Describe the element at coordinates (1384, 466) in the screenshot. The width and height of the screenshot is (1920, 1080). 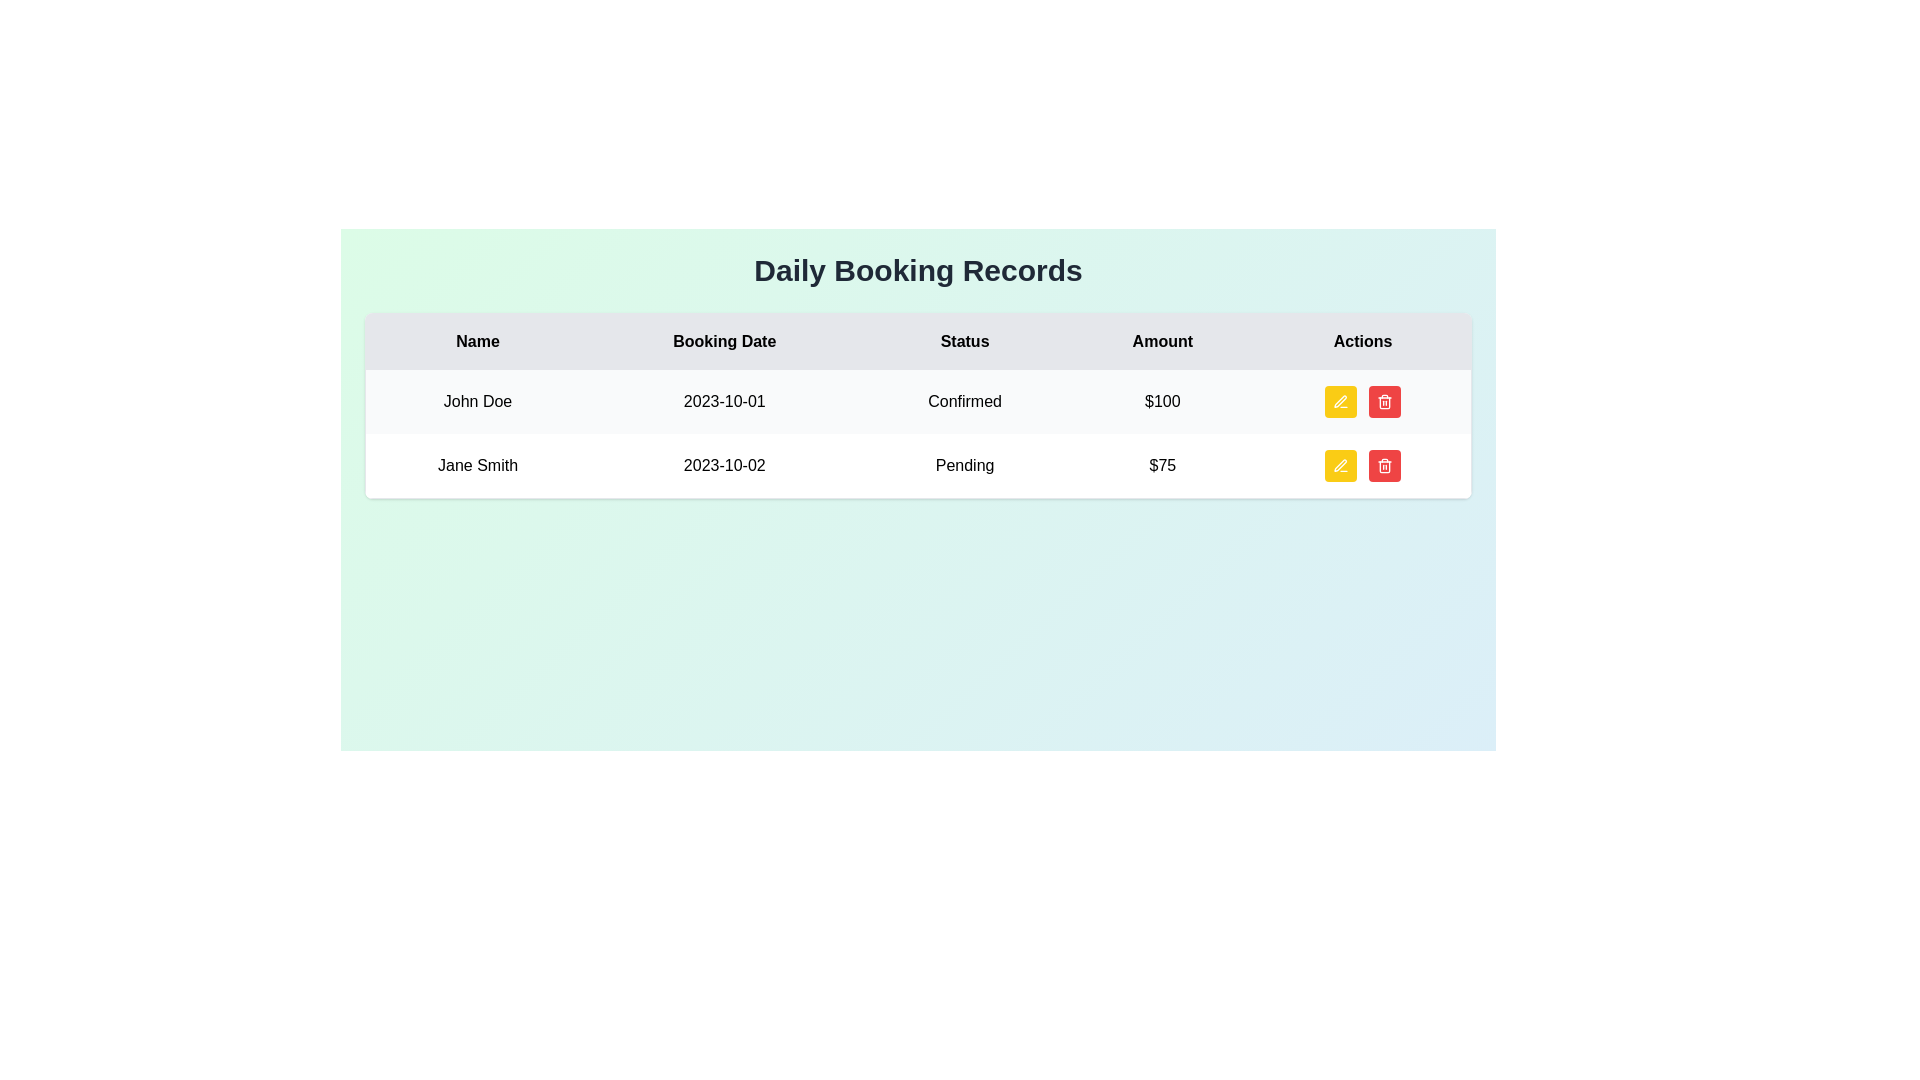
I see `the delete button with an icon in the 'Actions' column for the second row corresponding to 'Jane Smith'` at that location.